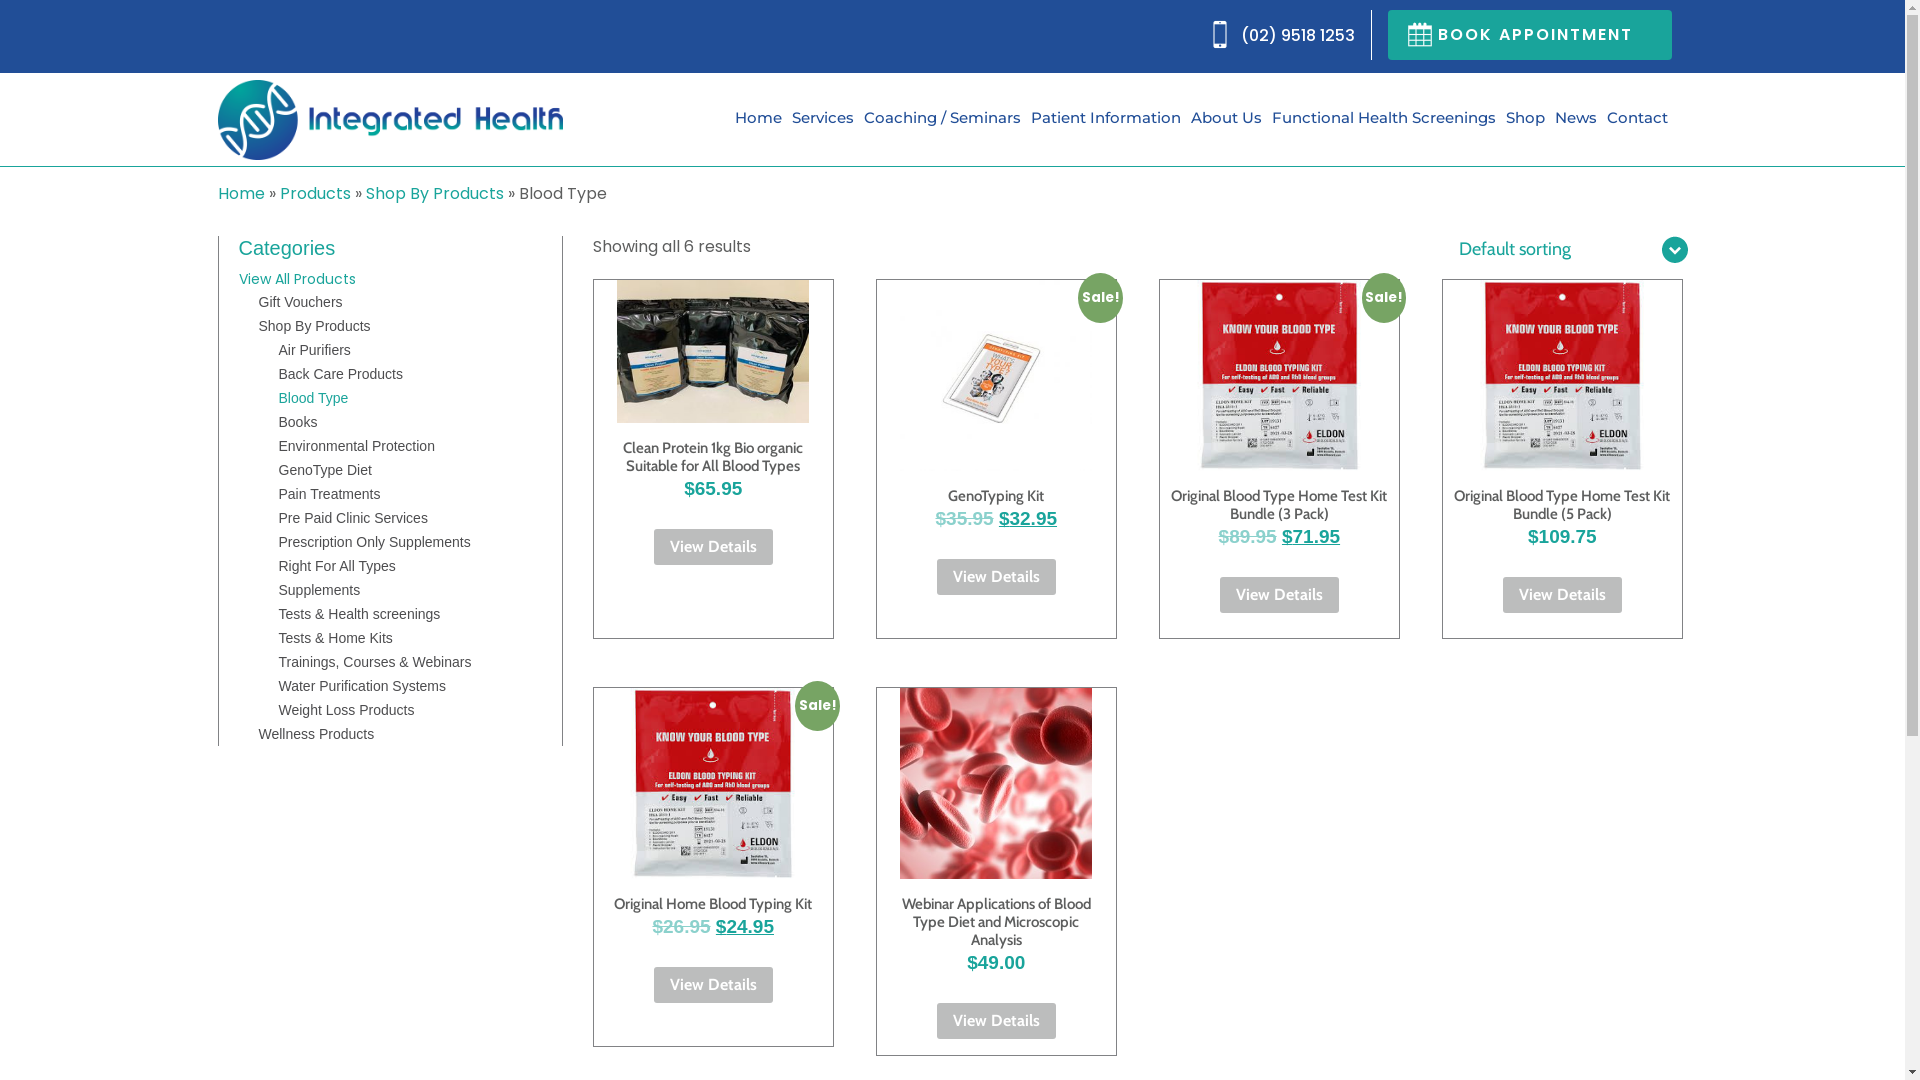 Image resolution: width=1920 pixels, height=1080 pixels. Describe the element at coordinates (329, 493) in the screenshot. I see `'Pain Treatments'` at that location.